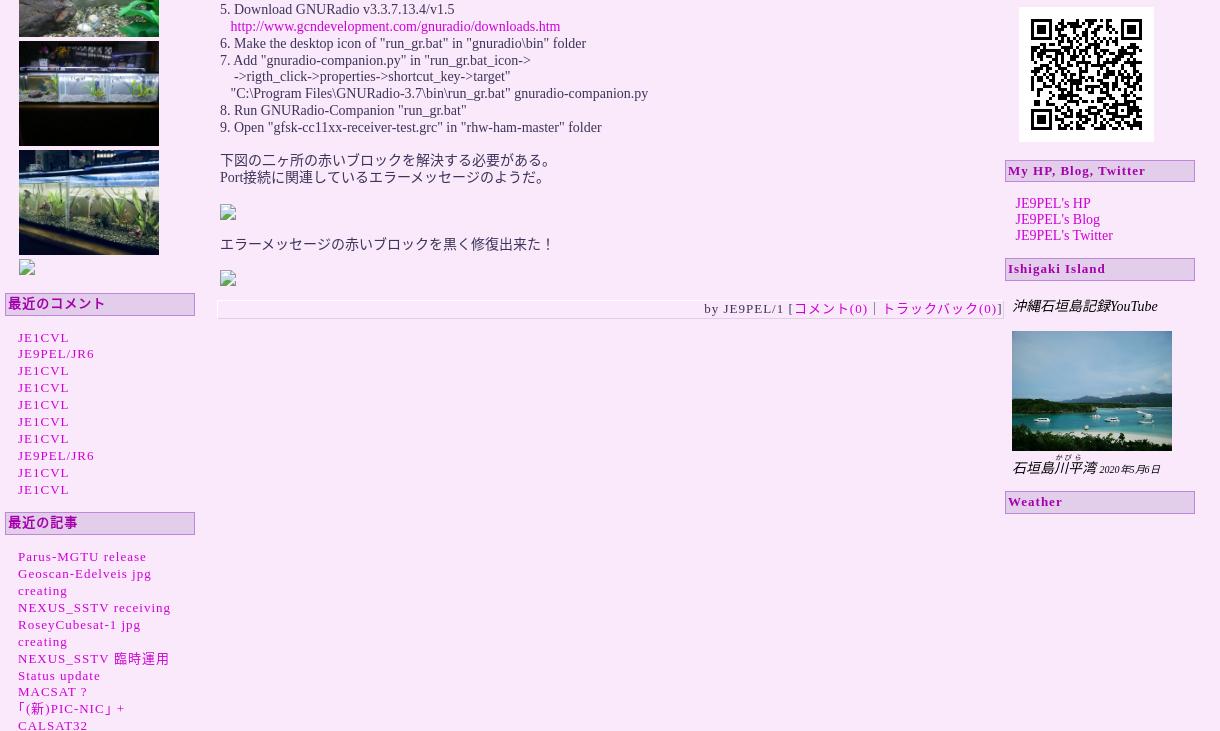  I want to click on 'RoseyCubesat-1 jpg creating', so click(78, 632).